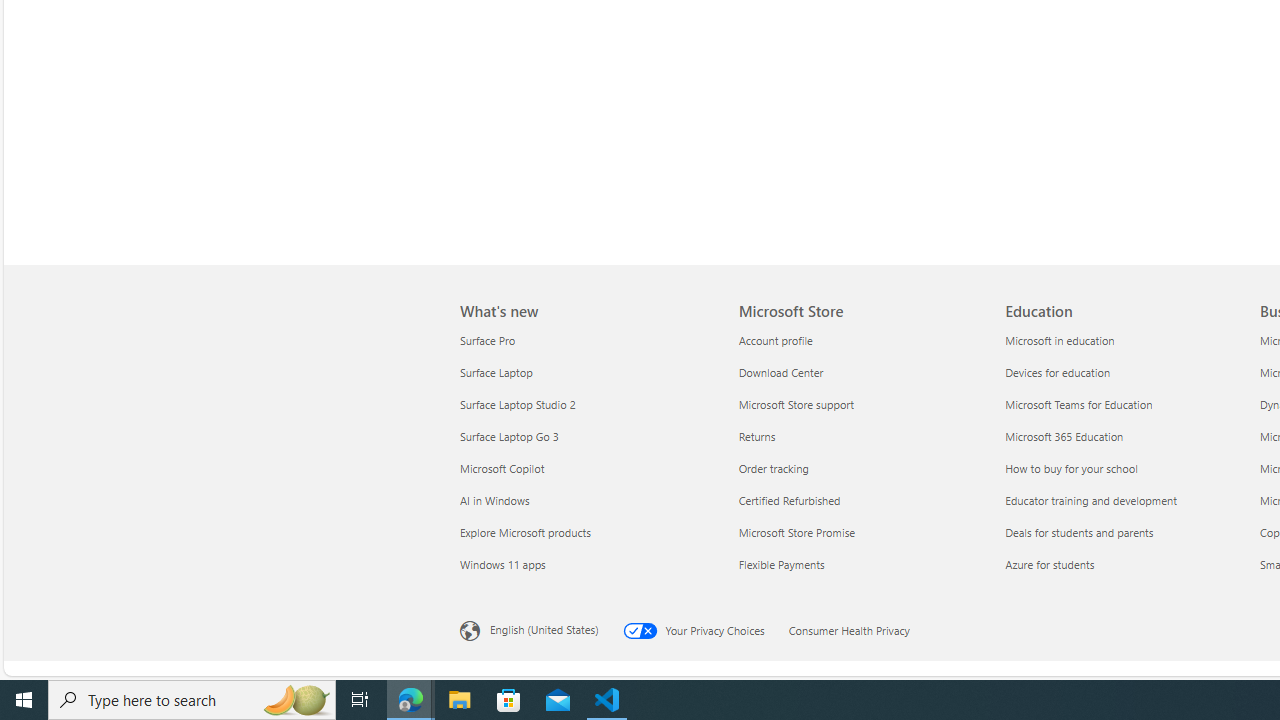 Image resolution: width=1280 pixels, height=720 pixels. What do you see at coordinates (1063, 434) in the screenshot?
I see `'Microsoft 365 Education Education'` at bounding box center [1063, 434].